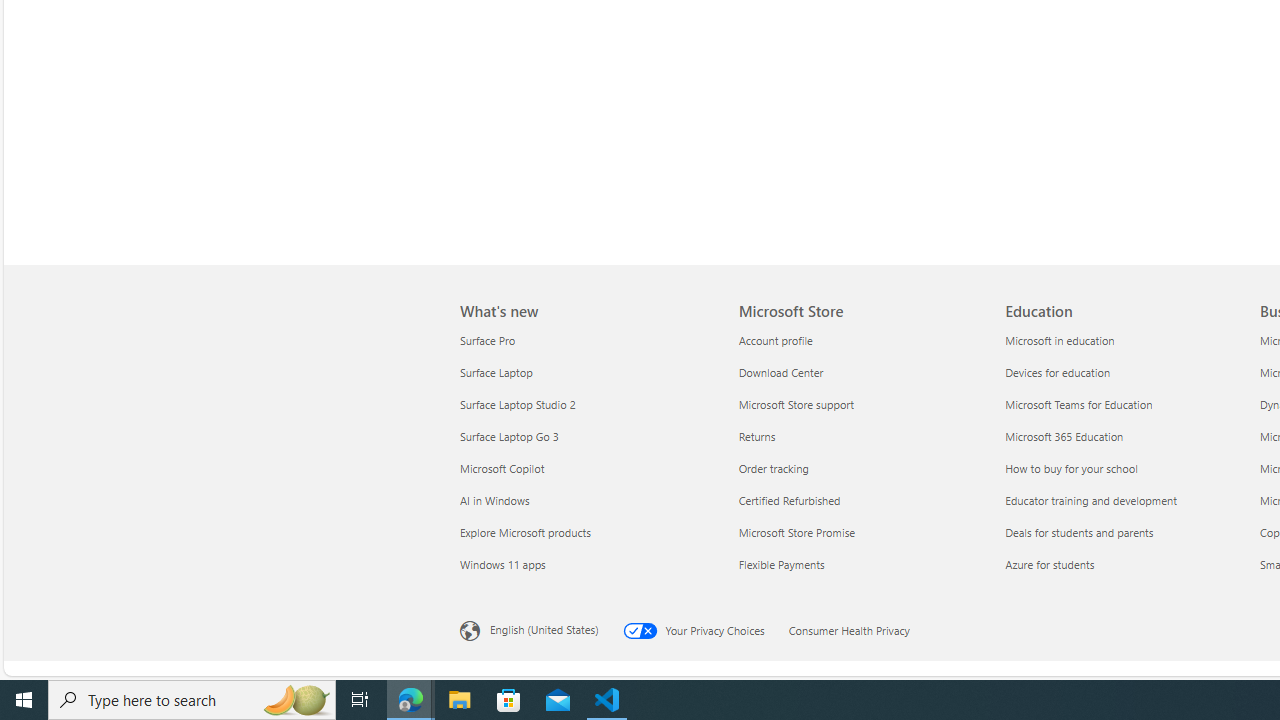 Image resolution: width=1280 pixels, height=720 pixels. What do you see at coordinates (1063, 434) in the screenshot?
I see `'Microsoft 365 Education Education'` at bounding box center [1063, 434].